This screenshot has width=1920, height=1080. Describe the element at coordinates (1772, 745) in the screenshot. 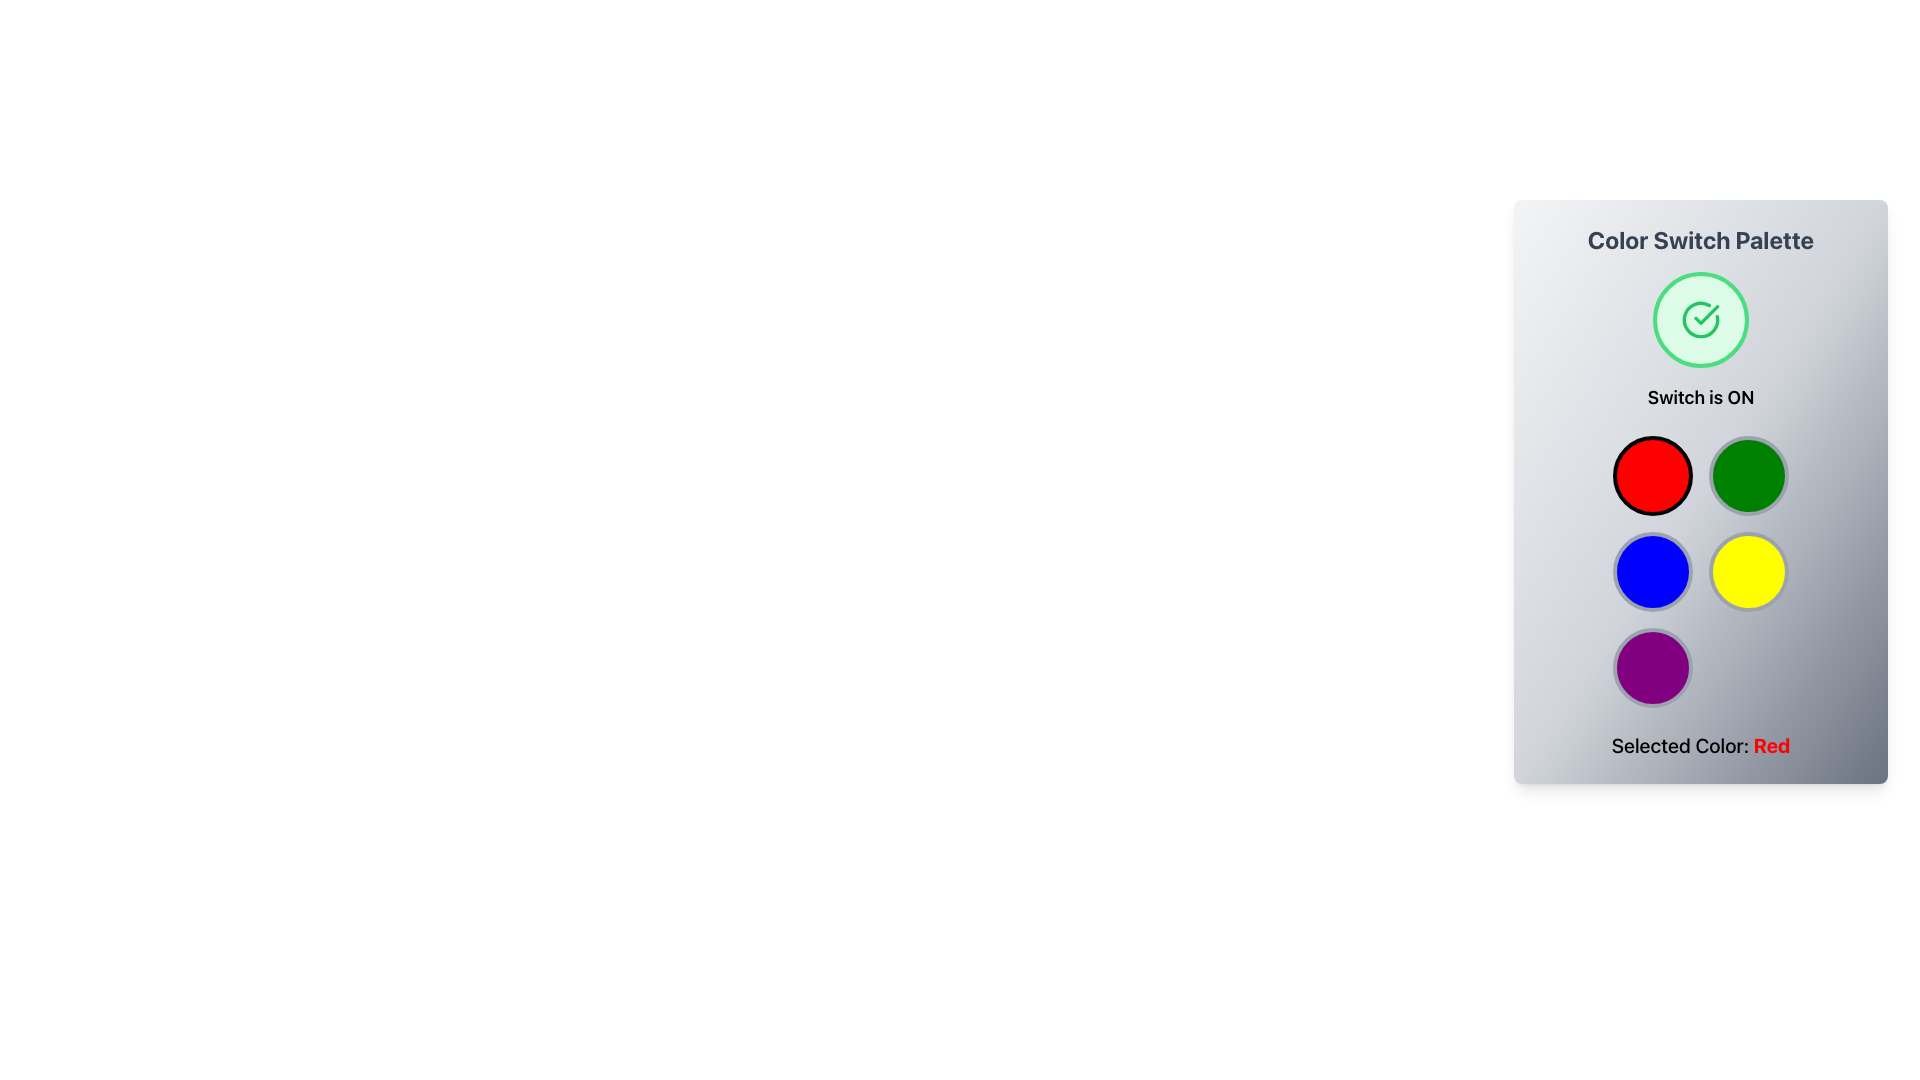

I see `the bold red text label that says 'Red', which is located at the bottom of the content area, just after 'Selected Color:'` at that location.